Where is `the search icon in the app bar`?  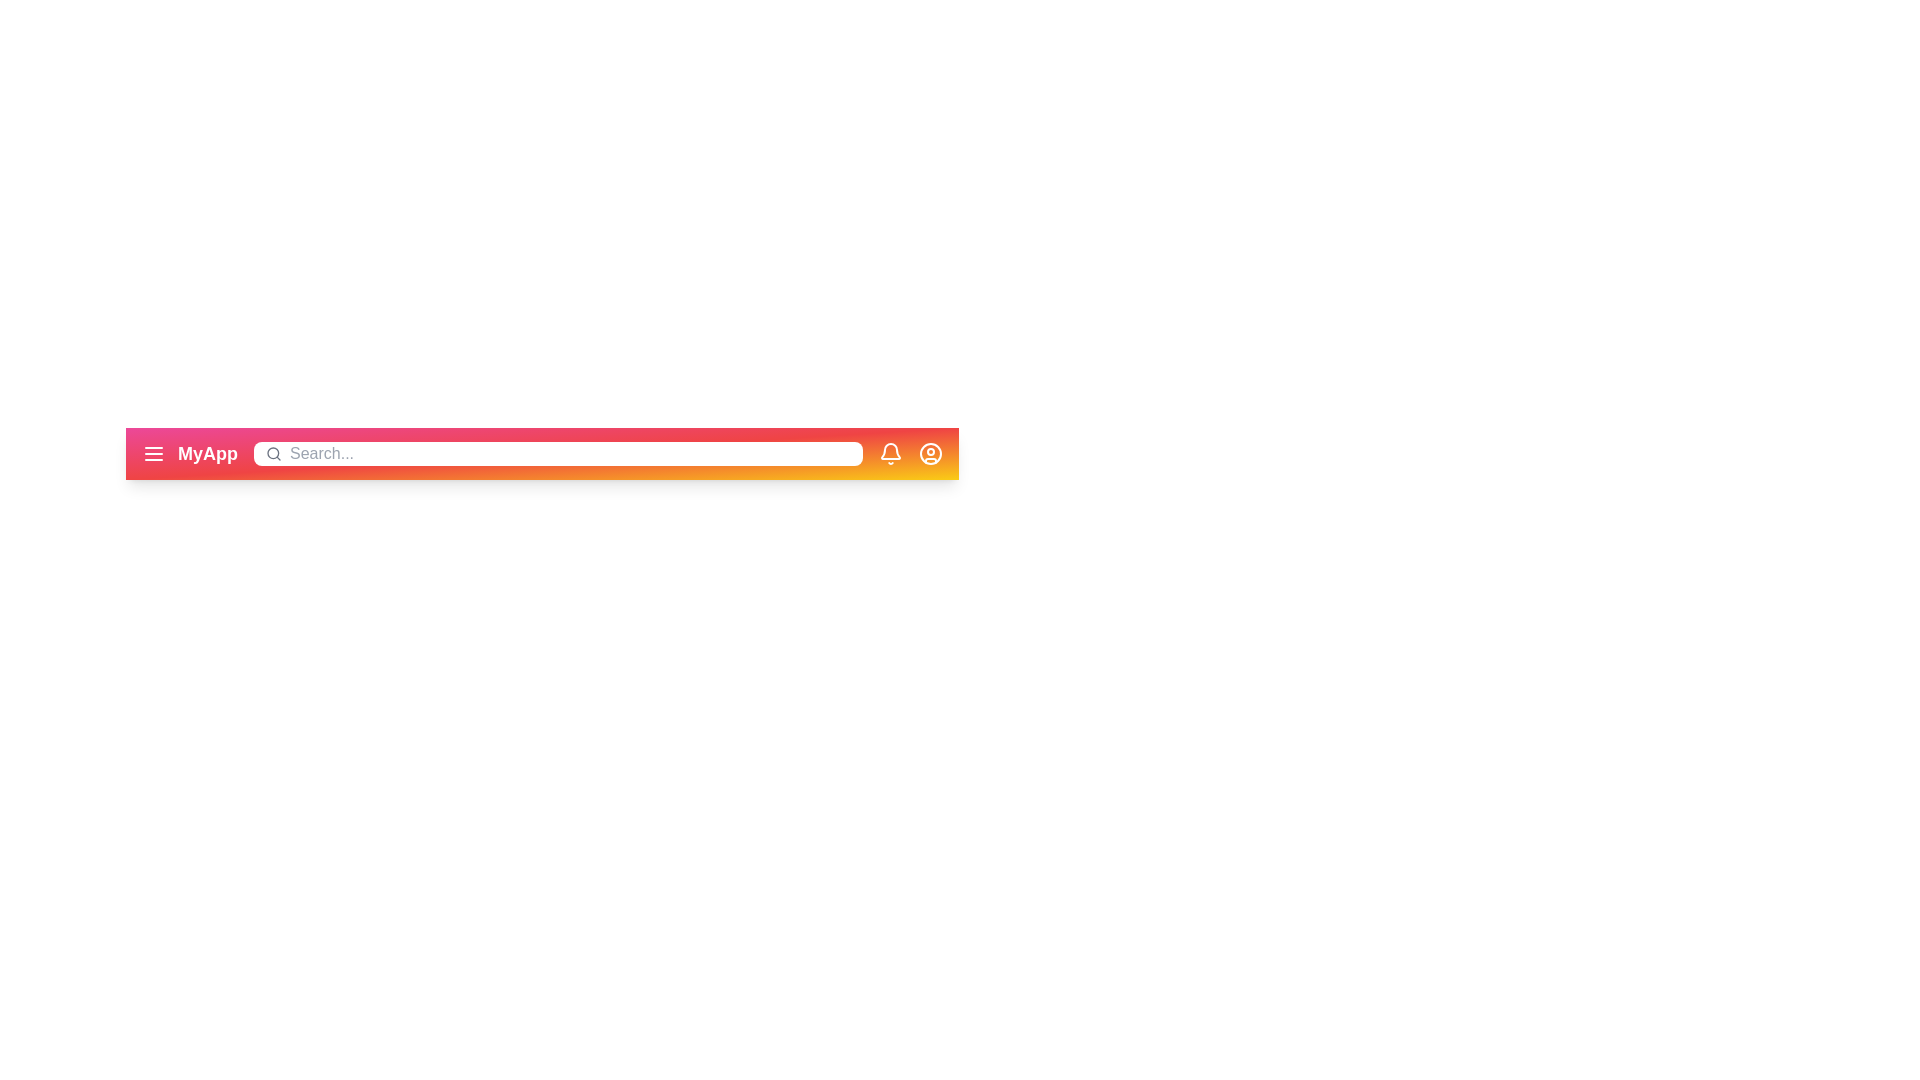
the search icon in the app bar is located at coordinates (272, 454).